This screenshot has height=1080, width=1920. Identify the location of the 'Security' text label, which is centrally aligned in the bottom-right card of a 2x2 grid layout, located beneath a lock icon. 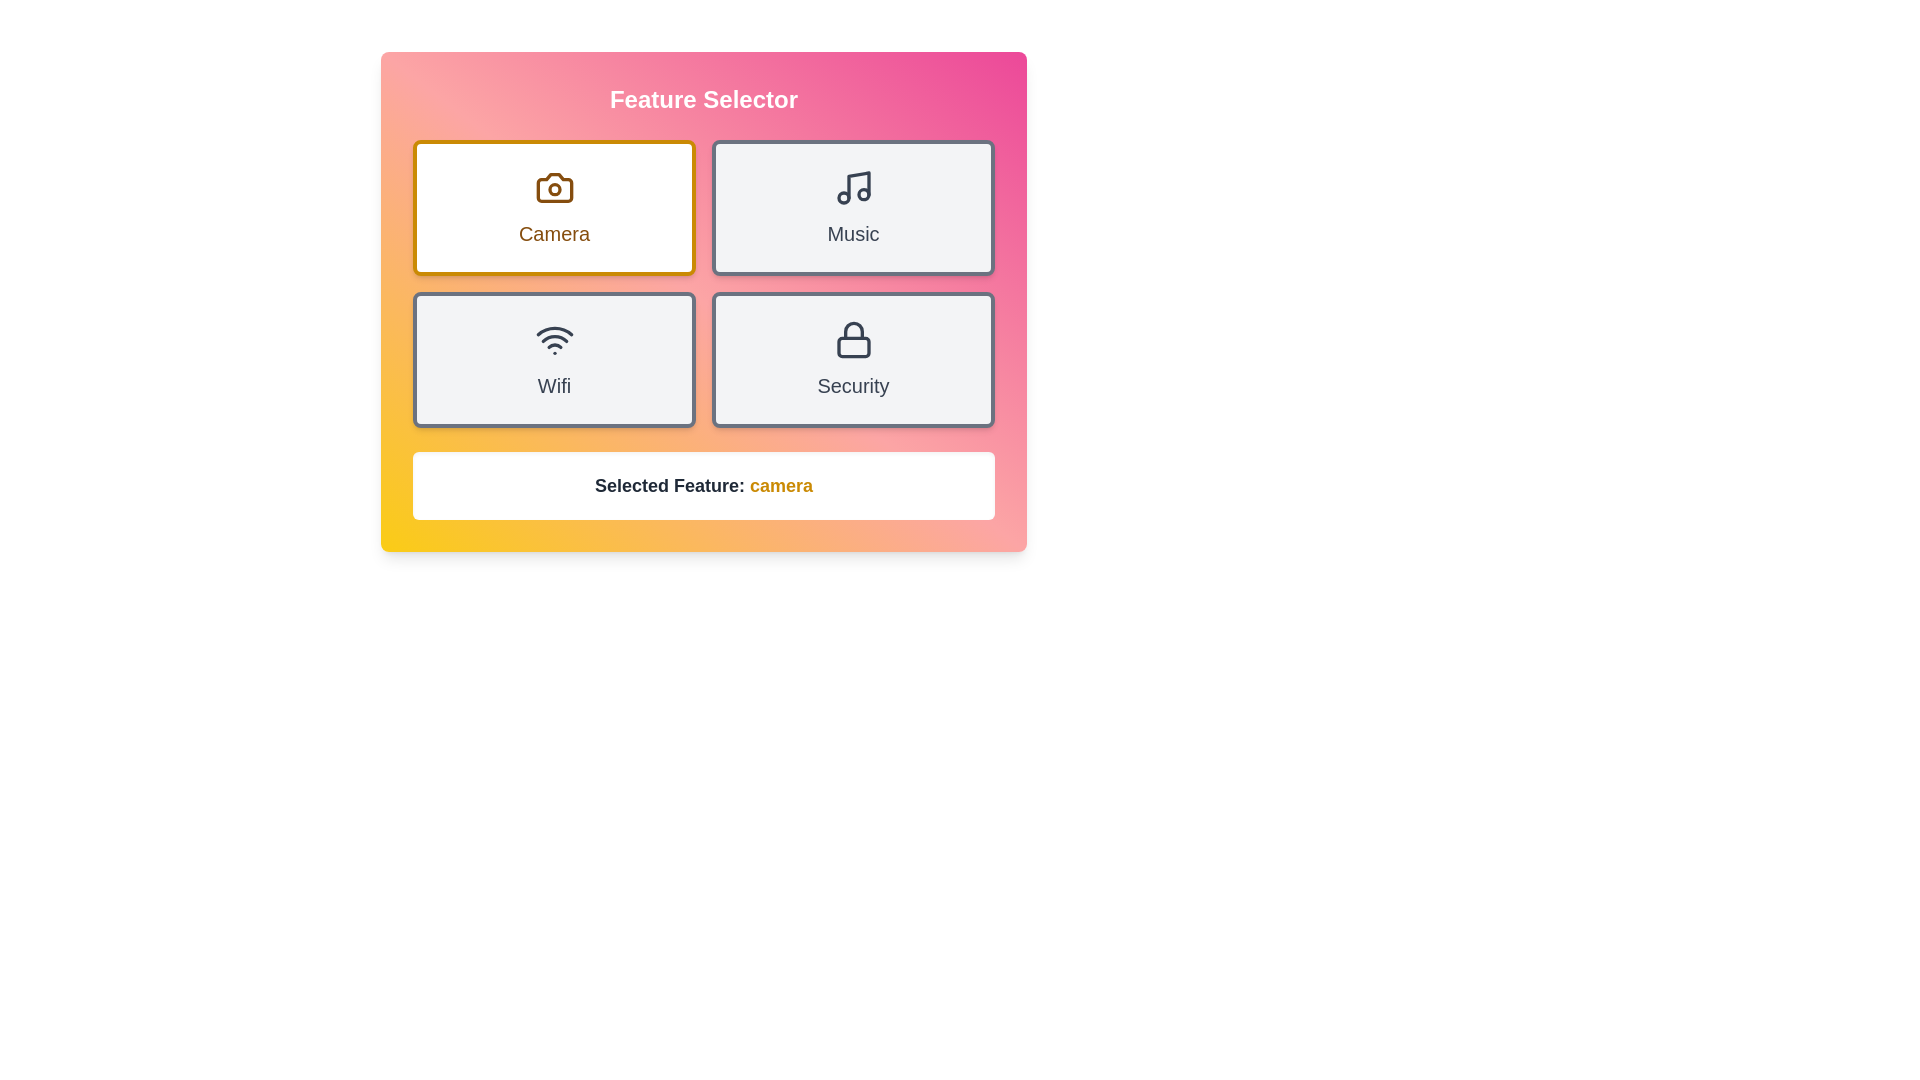
(853, 385).